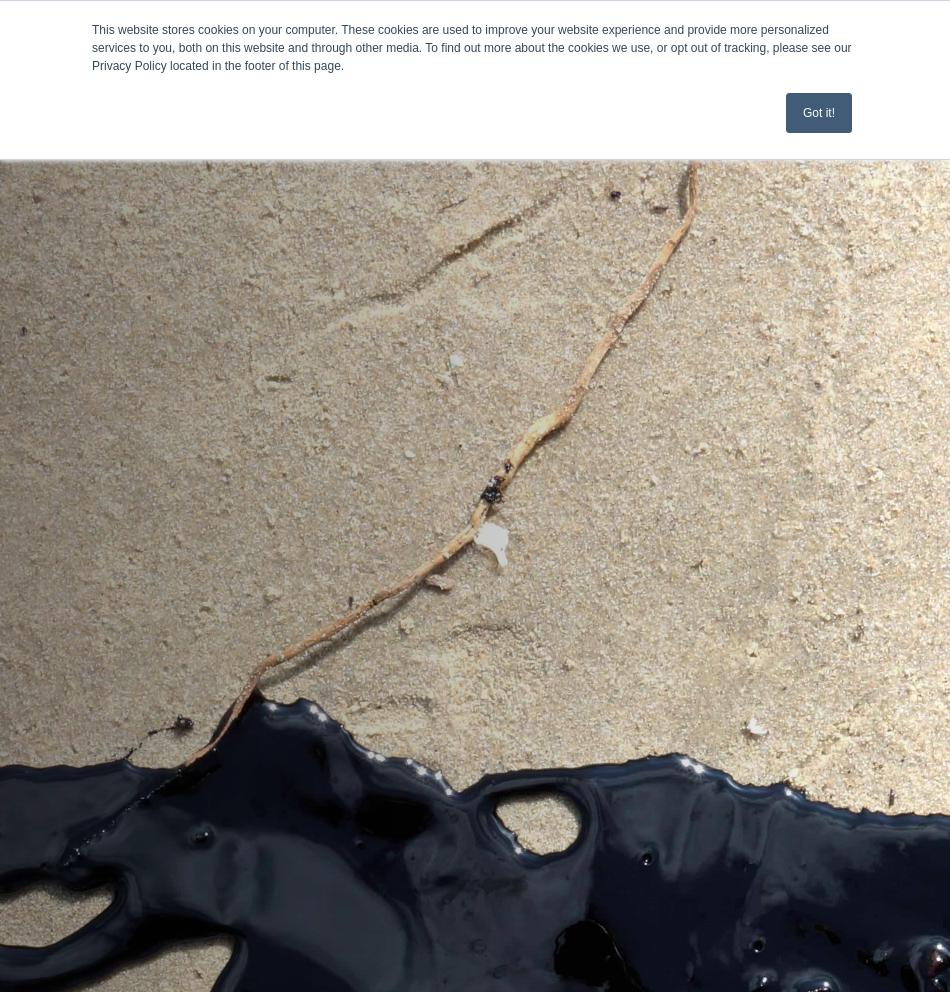  I want to click on 'Campaigns', so click(60, 216).